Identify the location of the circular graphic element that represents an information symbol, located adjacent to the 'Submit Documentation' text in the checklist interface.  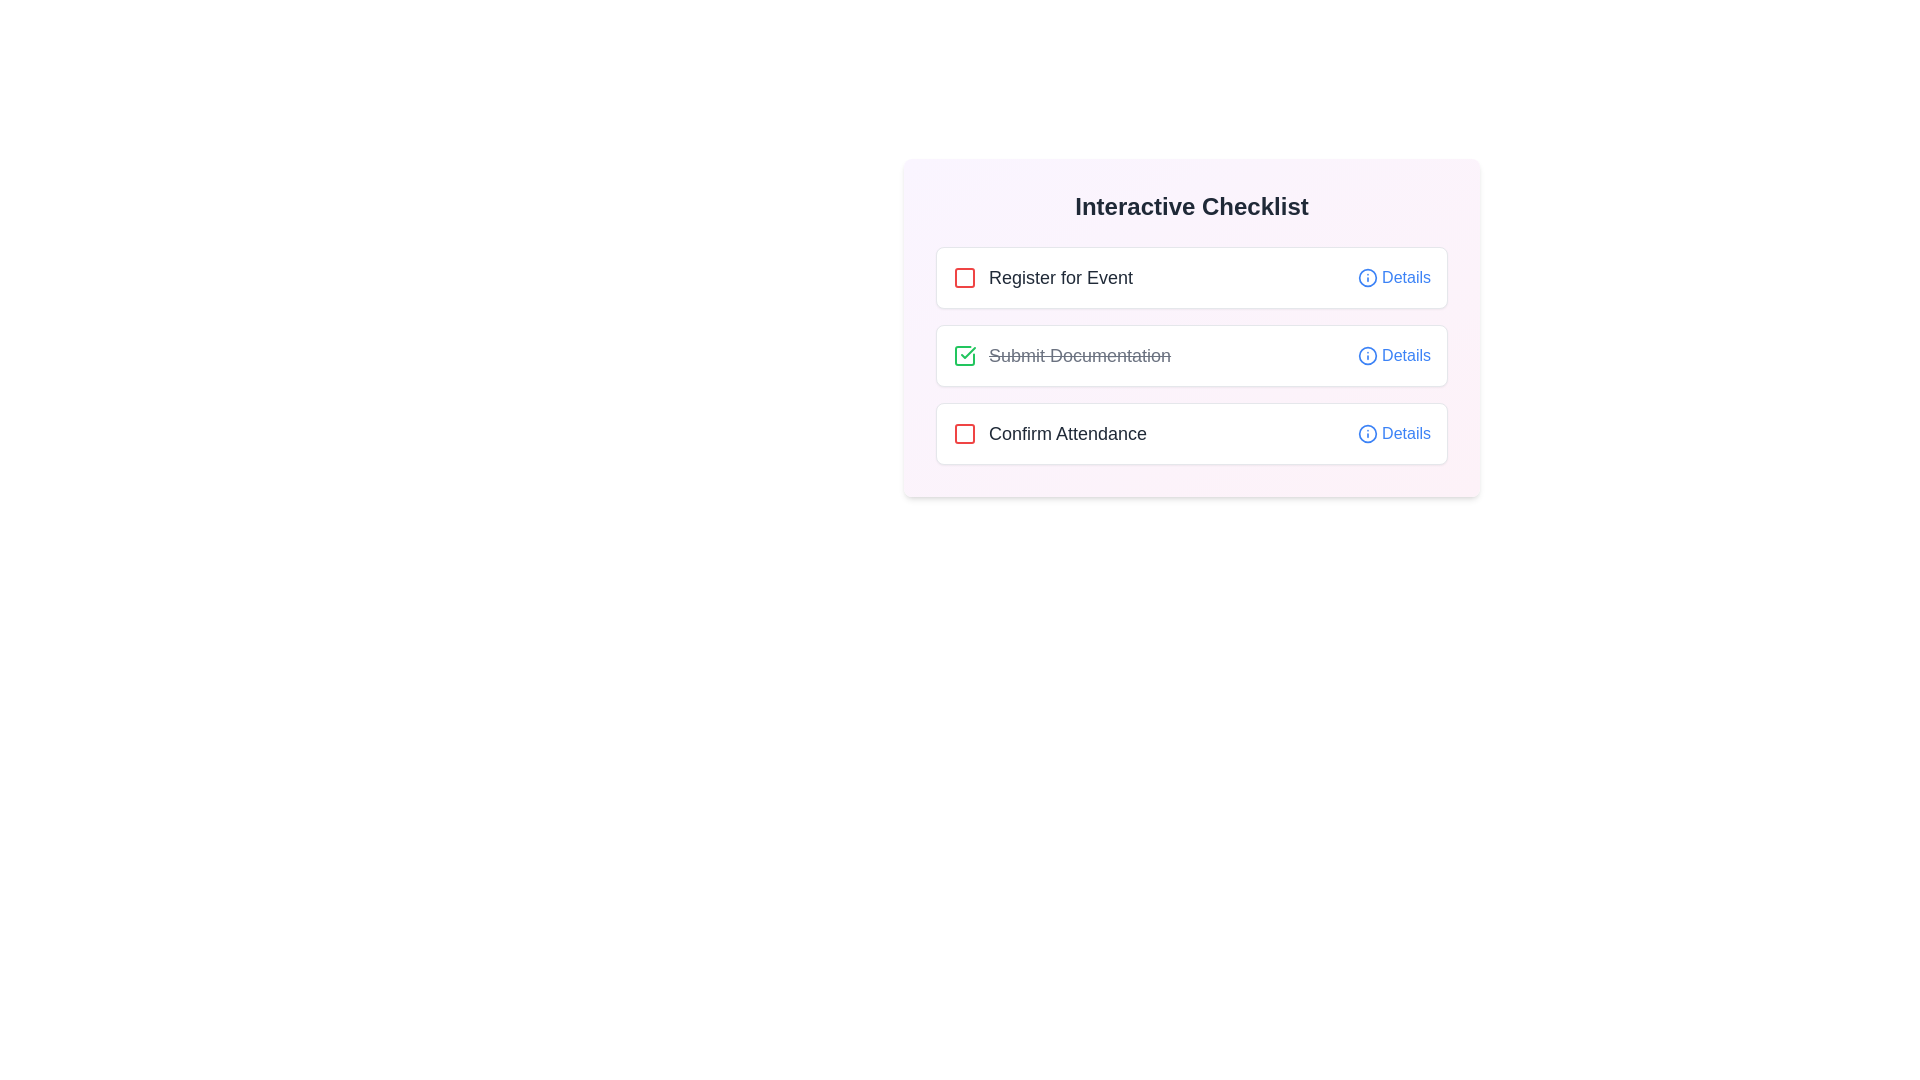
(1367, 354).